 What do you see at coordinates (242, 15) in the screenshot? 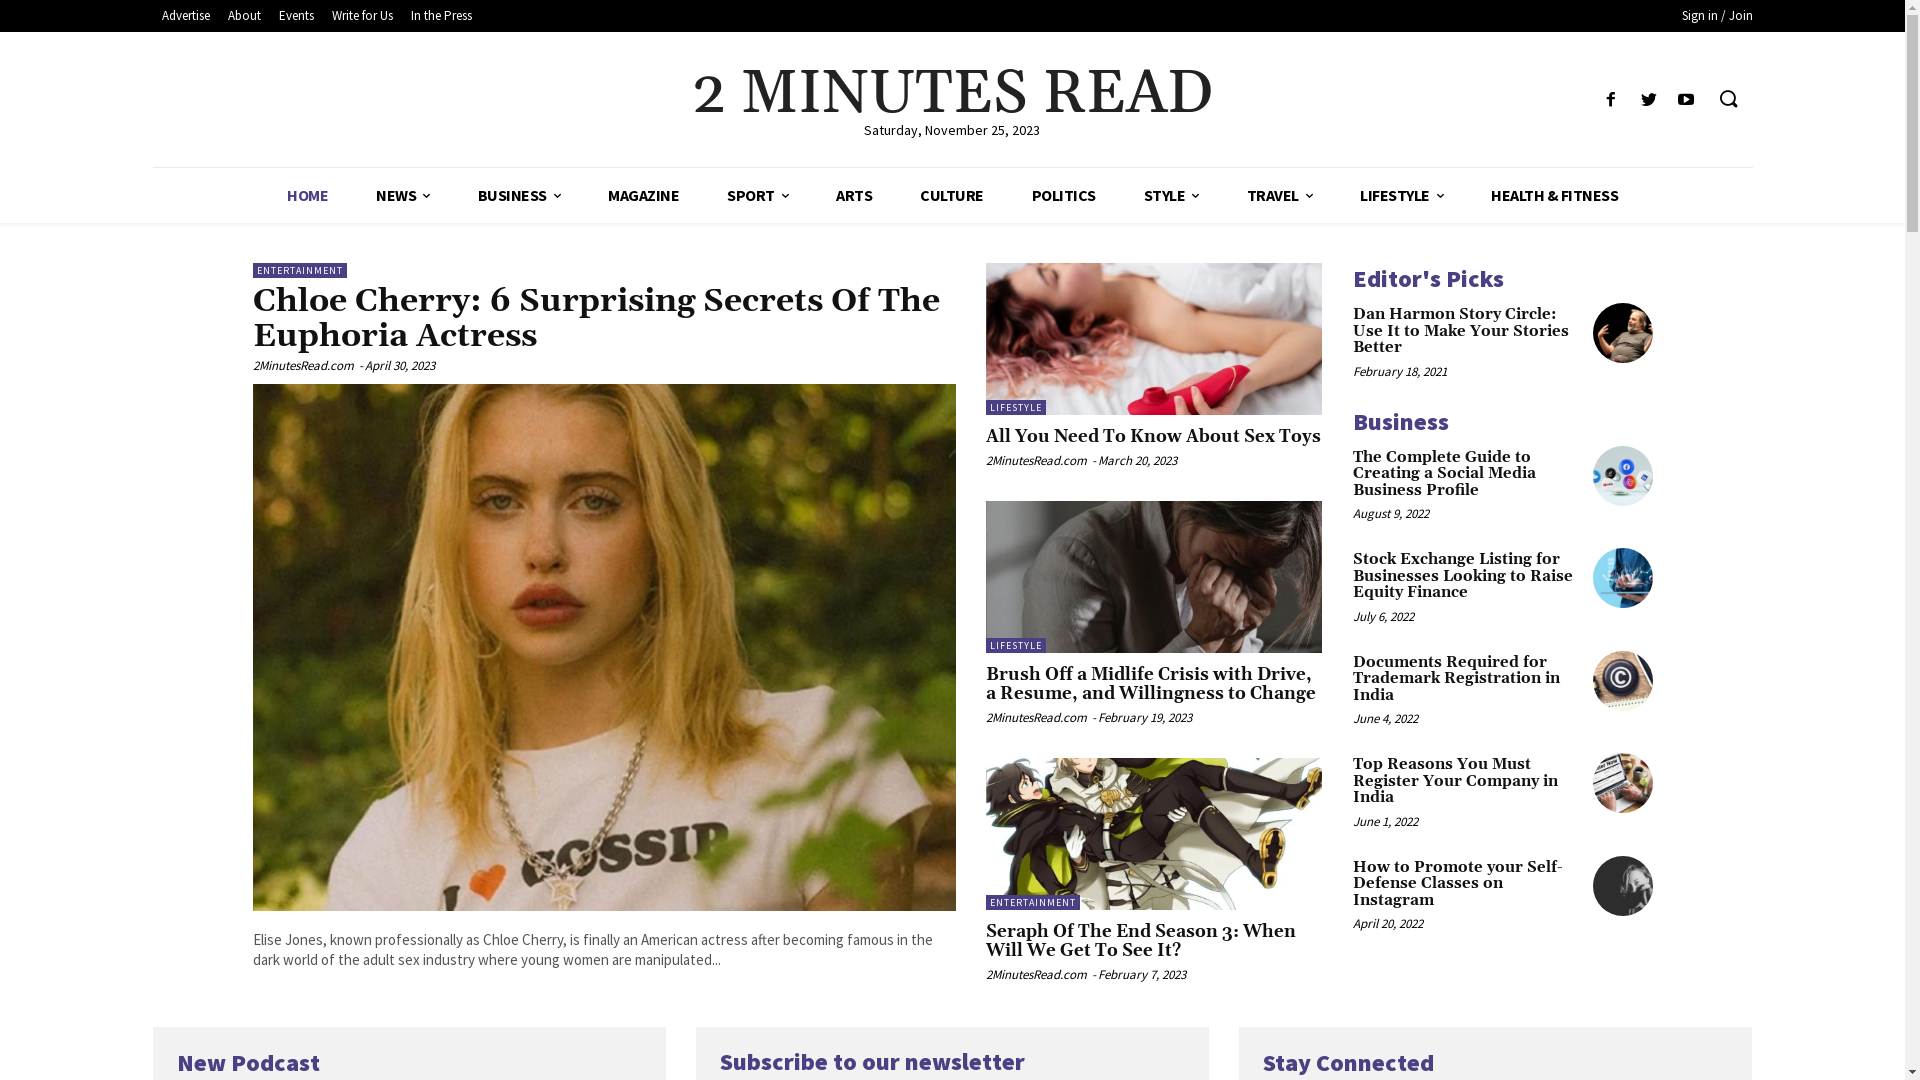
I see `'About'` at bounding box center [242, 15].